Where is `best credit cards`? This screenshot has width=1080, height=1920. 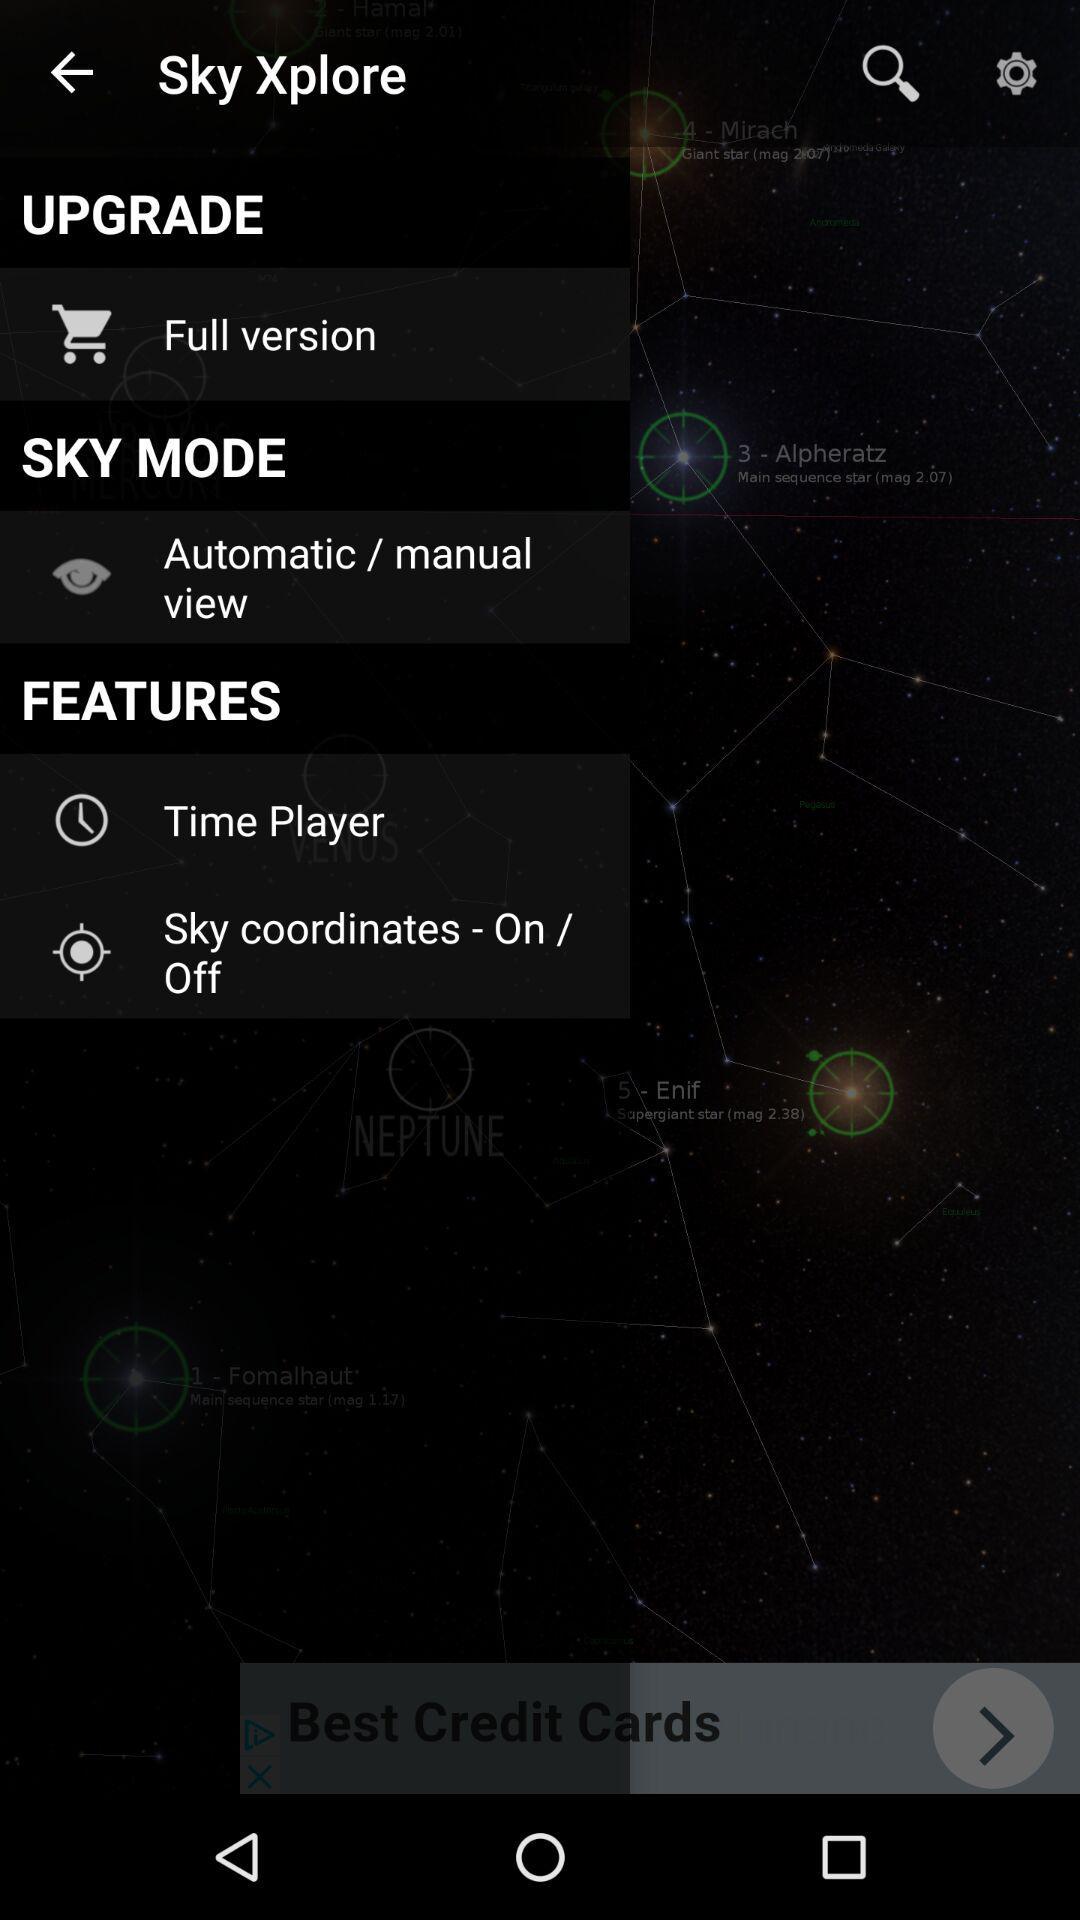
best credit cards is located at coordinates (659, 1727).